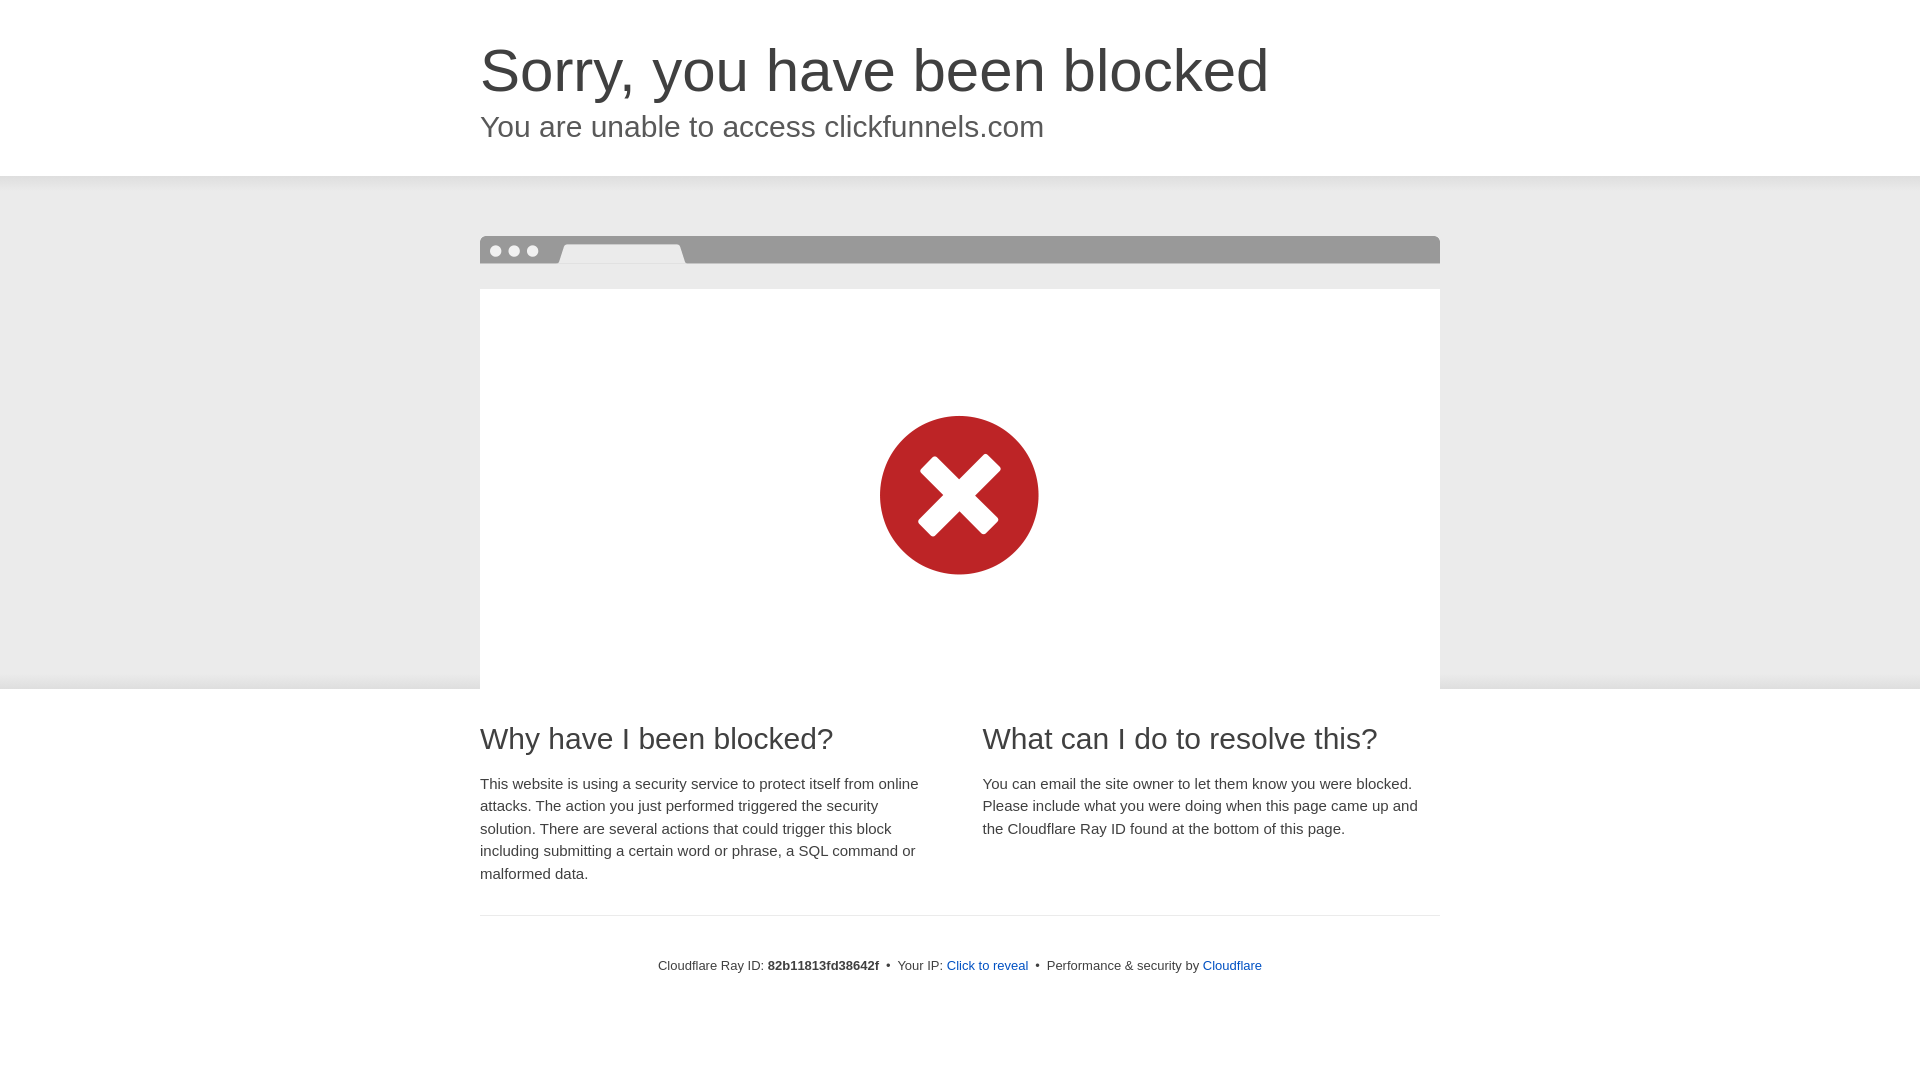  I want to click on 'Cloudflare', so click(1231, 964).